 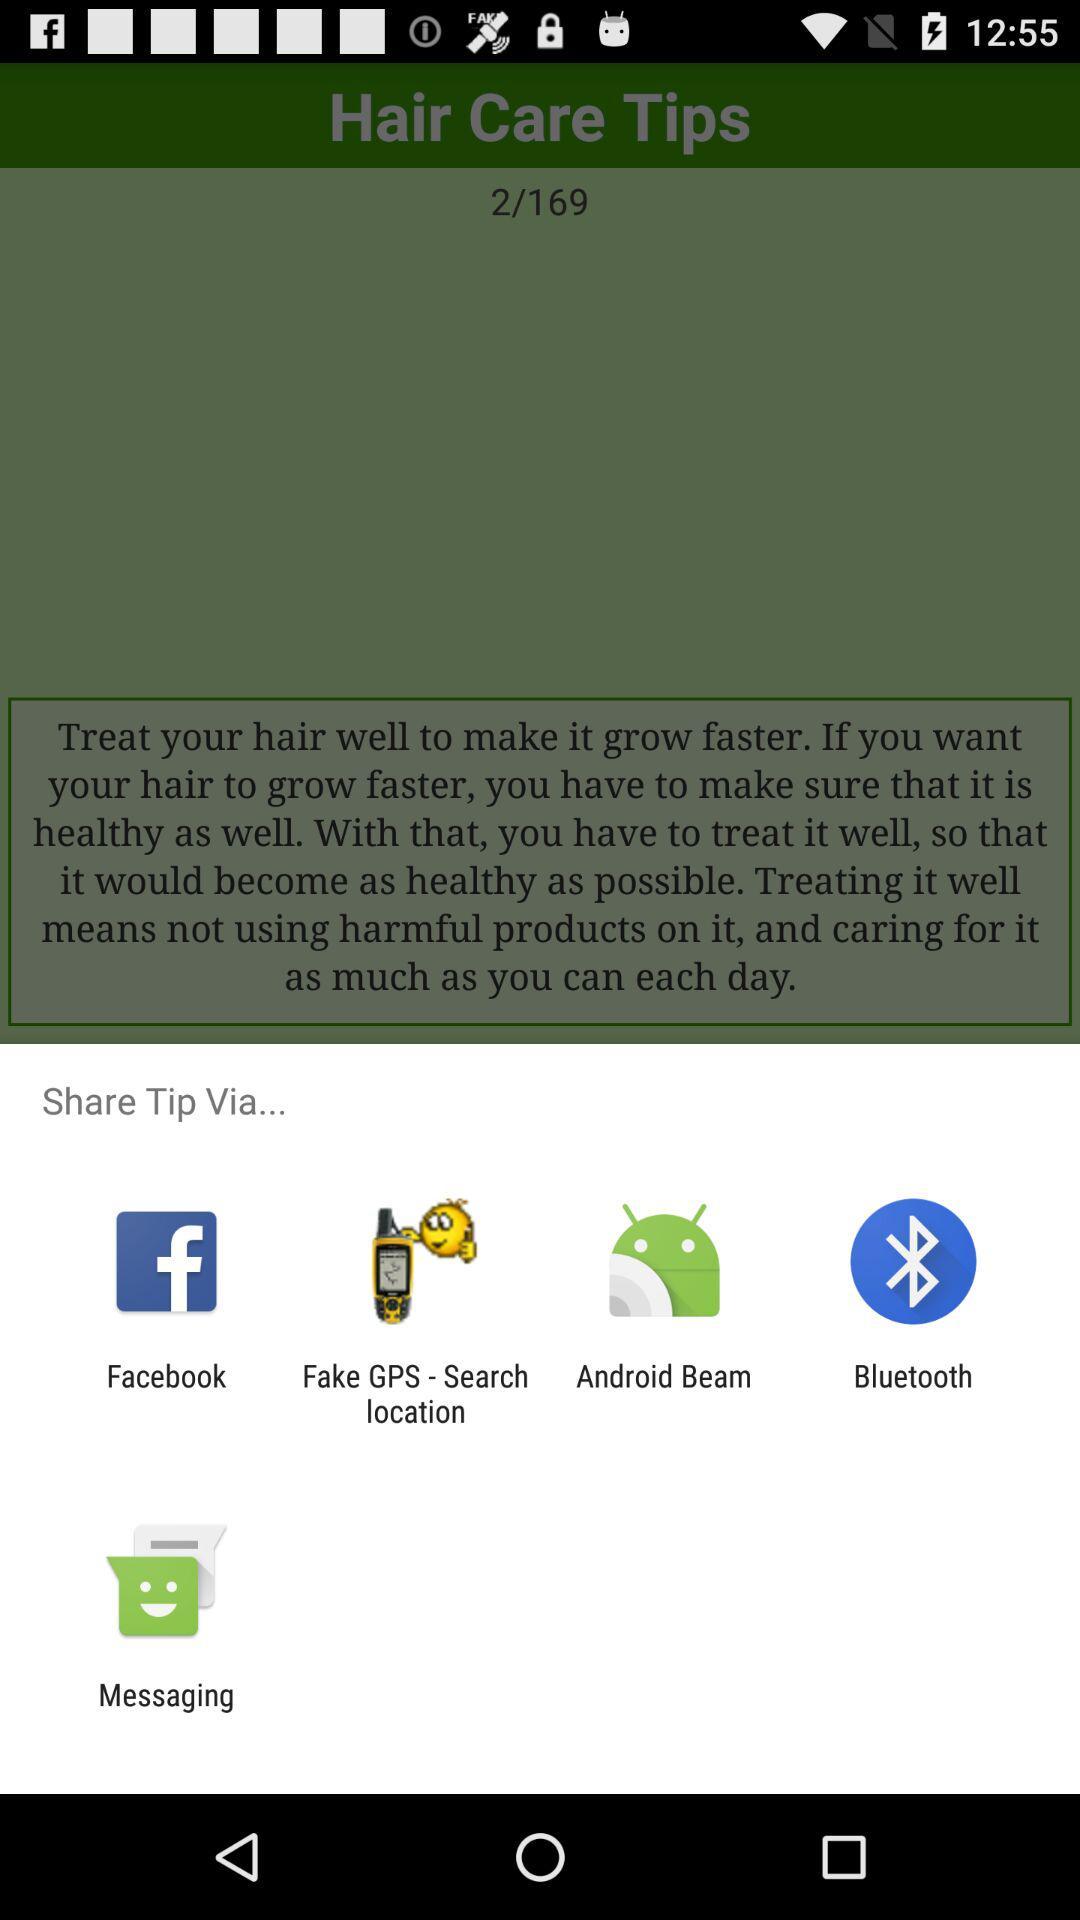 What do you see at coordinates (414, 1392) in the screenshot?
I see `the app to the left of the android beam item` at bounding box center [414, 1392].